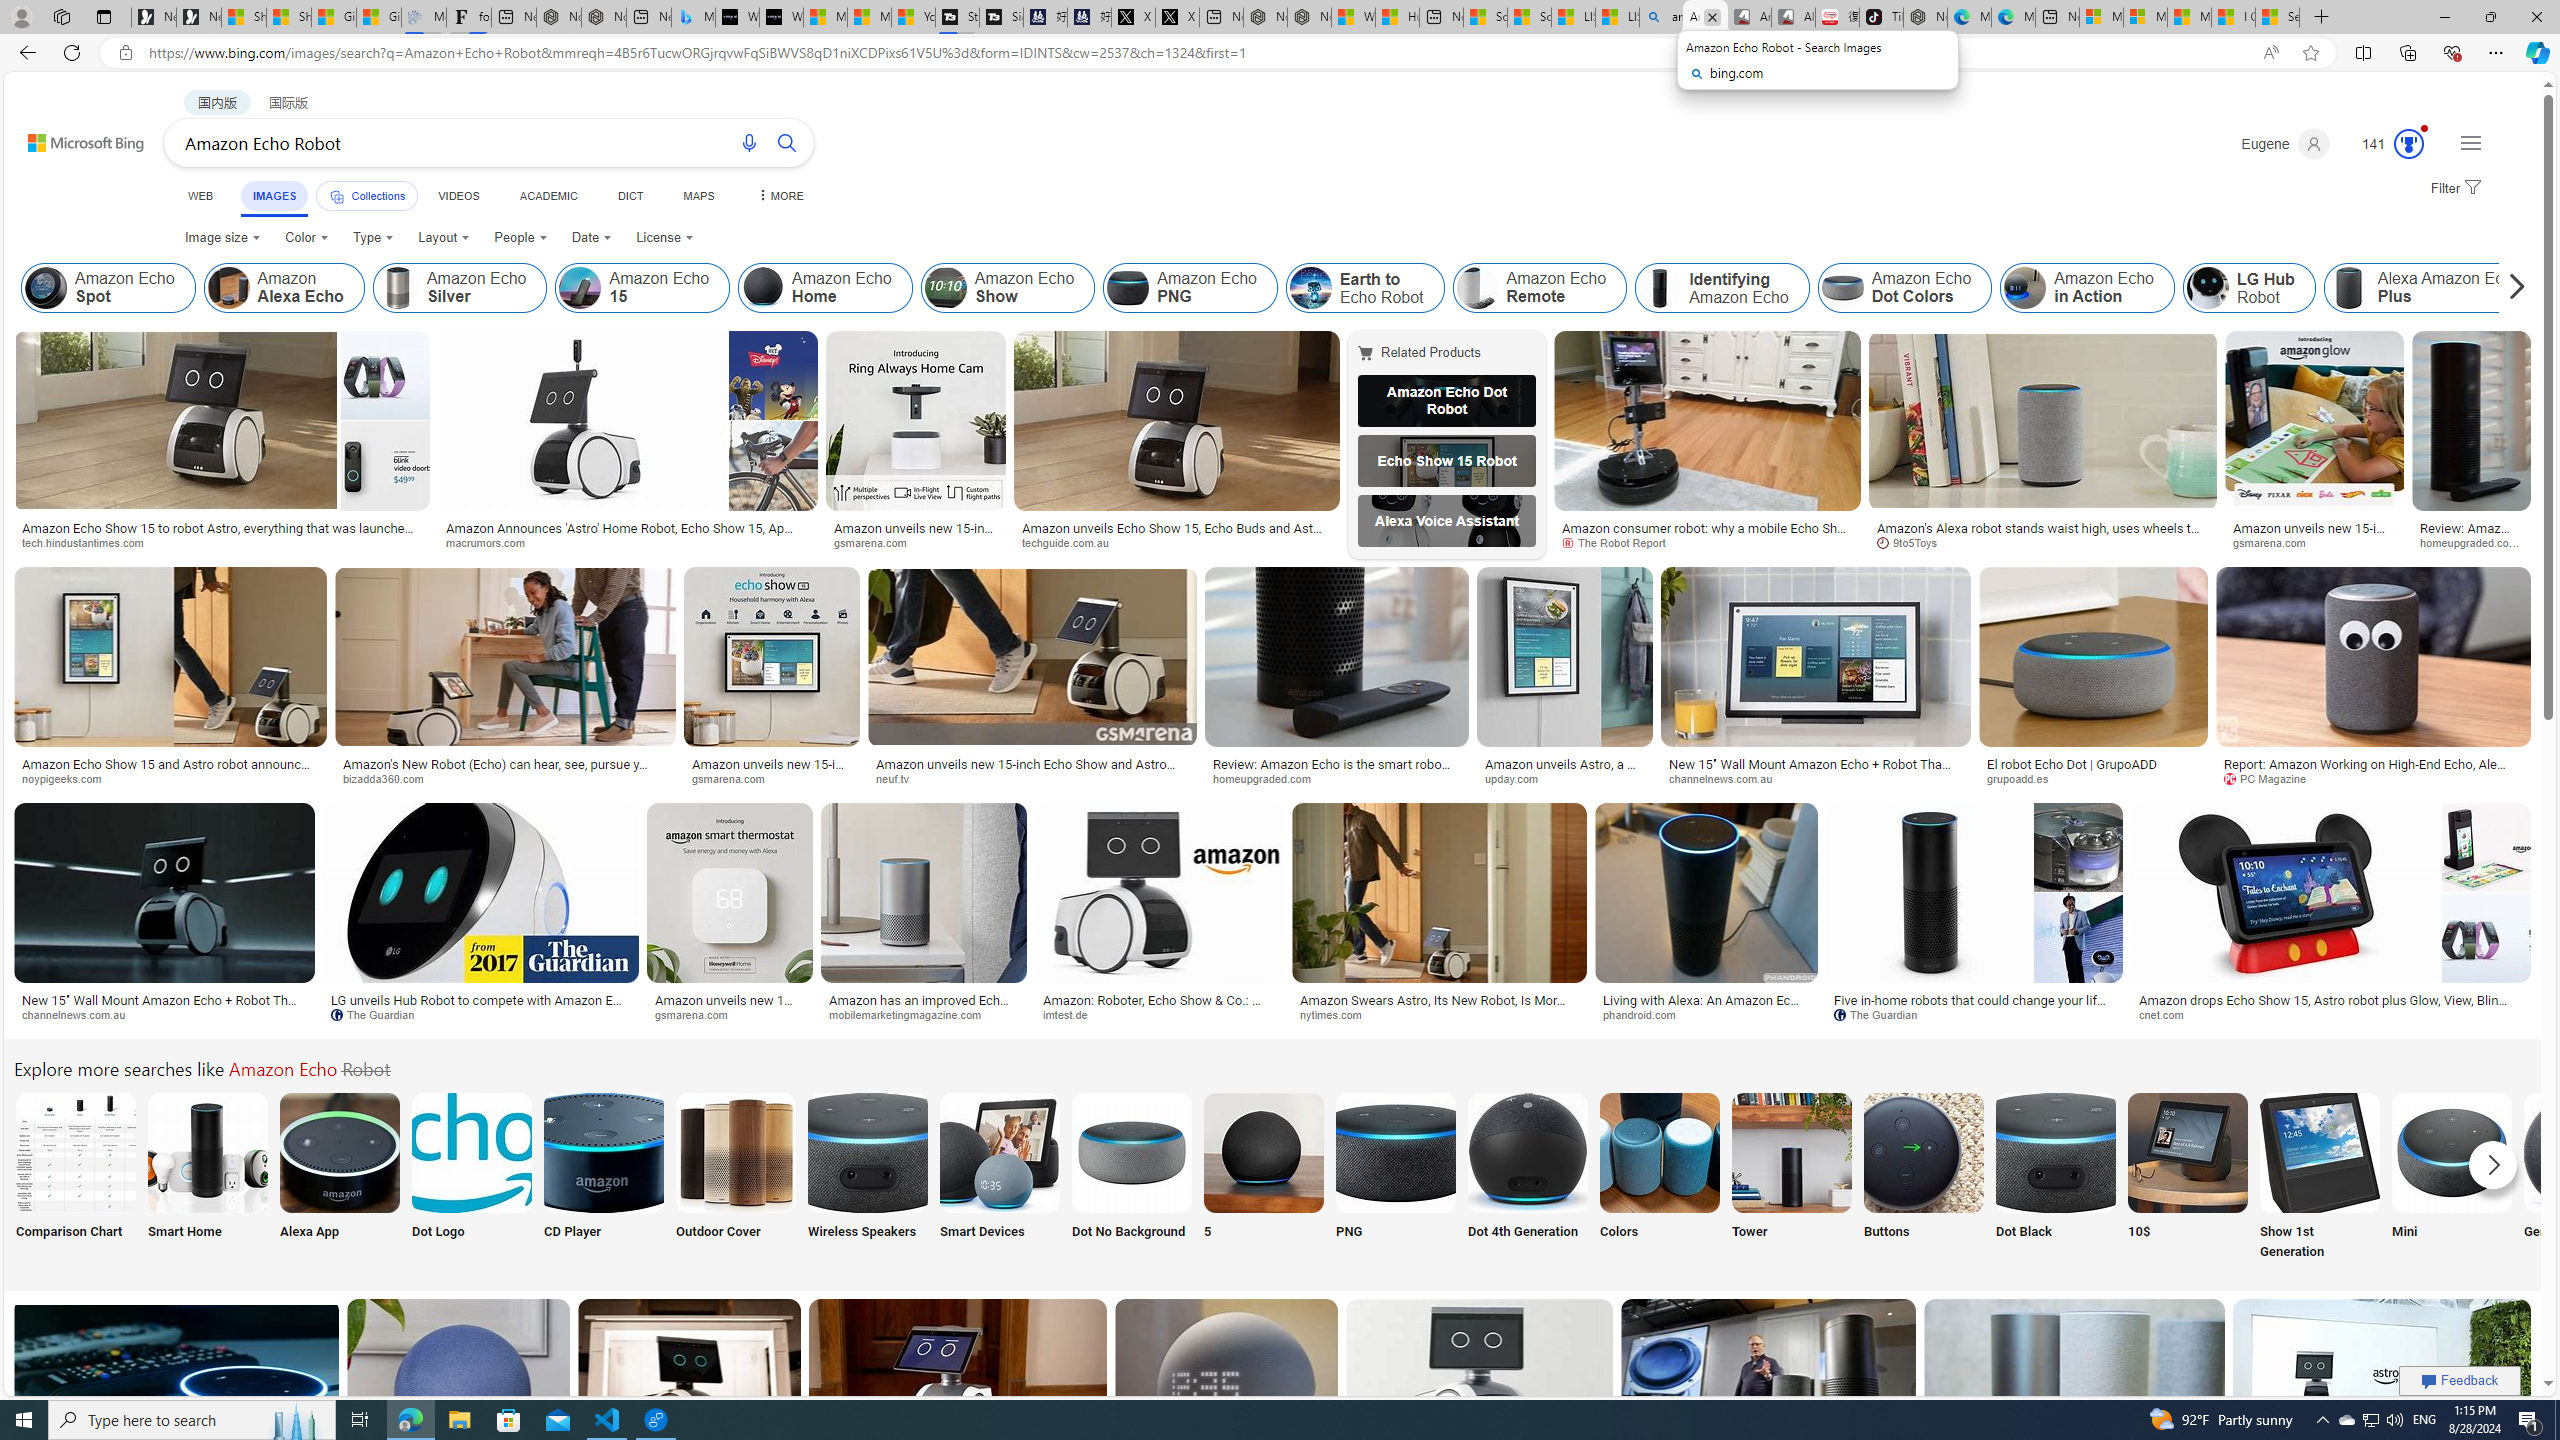 This screenshot has width=2560, height=1440. Describe the element at coordinates (338, 1176) in the screenshot. I see `'Alexa App. Amazon Echo Alexa App'` at that location.